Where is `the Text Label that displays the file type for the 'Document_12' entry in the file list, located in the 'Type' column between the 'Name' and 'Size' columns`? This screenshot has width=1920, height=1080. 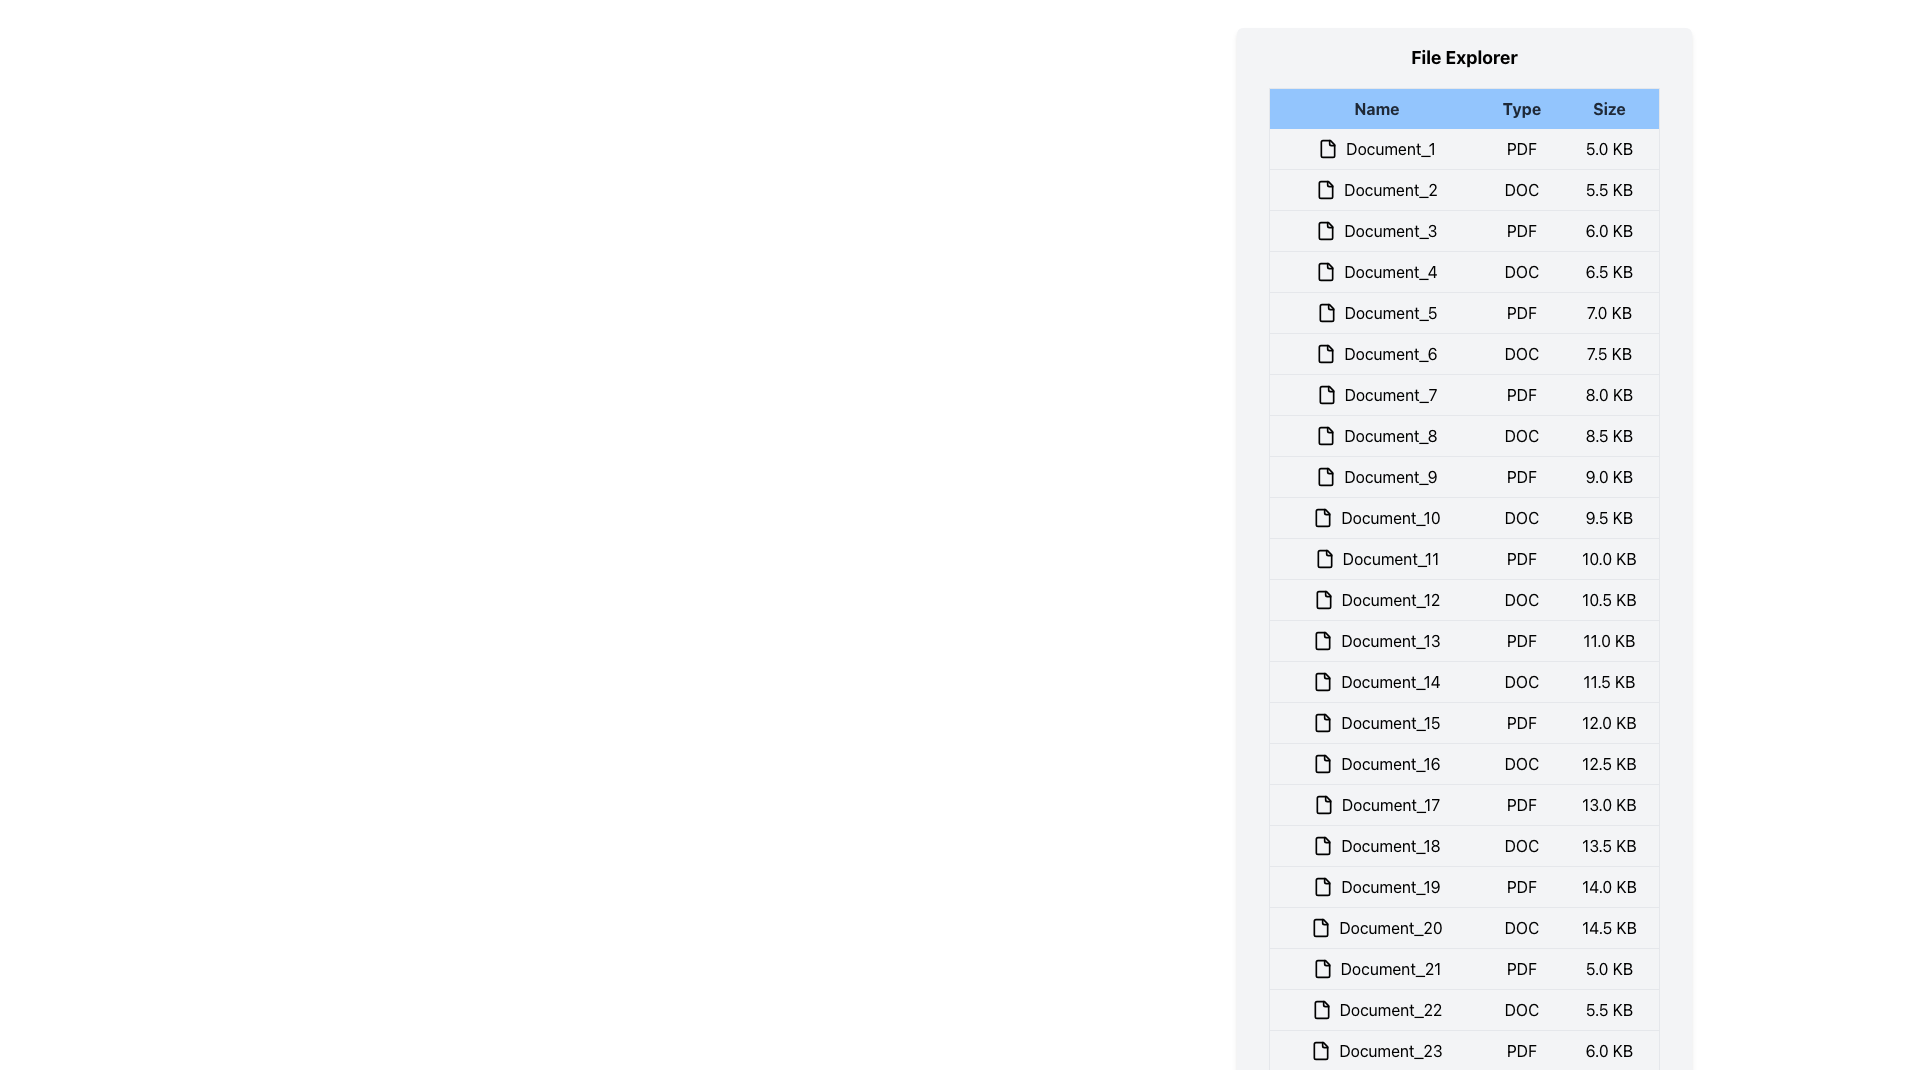 the Text Label that displays the file type for the 'Document_12' entry in the file list, located in the 'Type' column between the 'Name' and 'Size' columns is located at coordinates (1520, 599).